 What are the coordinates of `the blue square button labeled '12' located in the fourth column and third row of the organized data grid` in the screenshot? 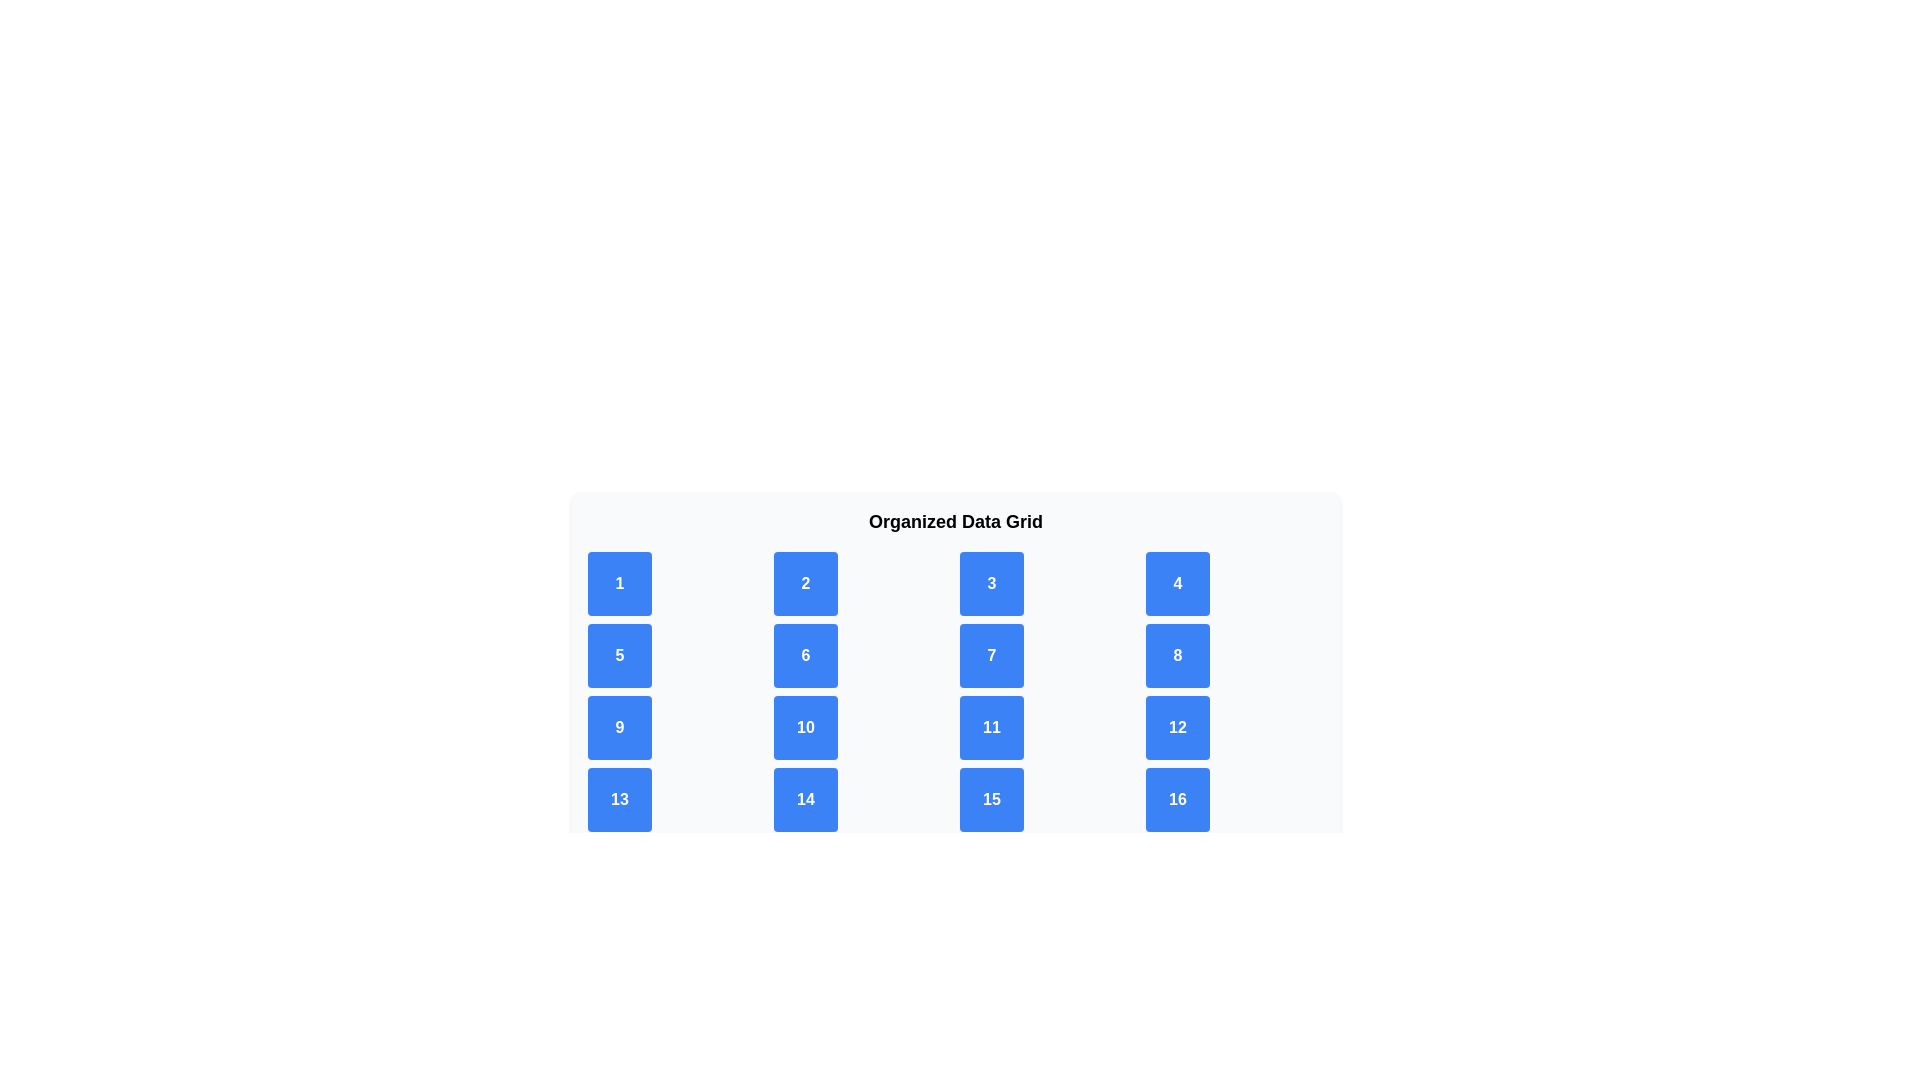 It's located at (1177, 728).